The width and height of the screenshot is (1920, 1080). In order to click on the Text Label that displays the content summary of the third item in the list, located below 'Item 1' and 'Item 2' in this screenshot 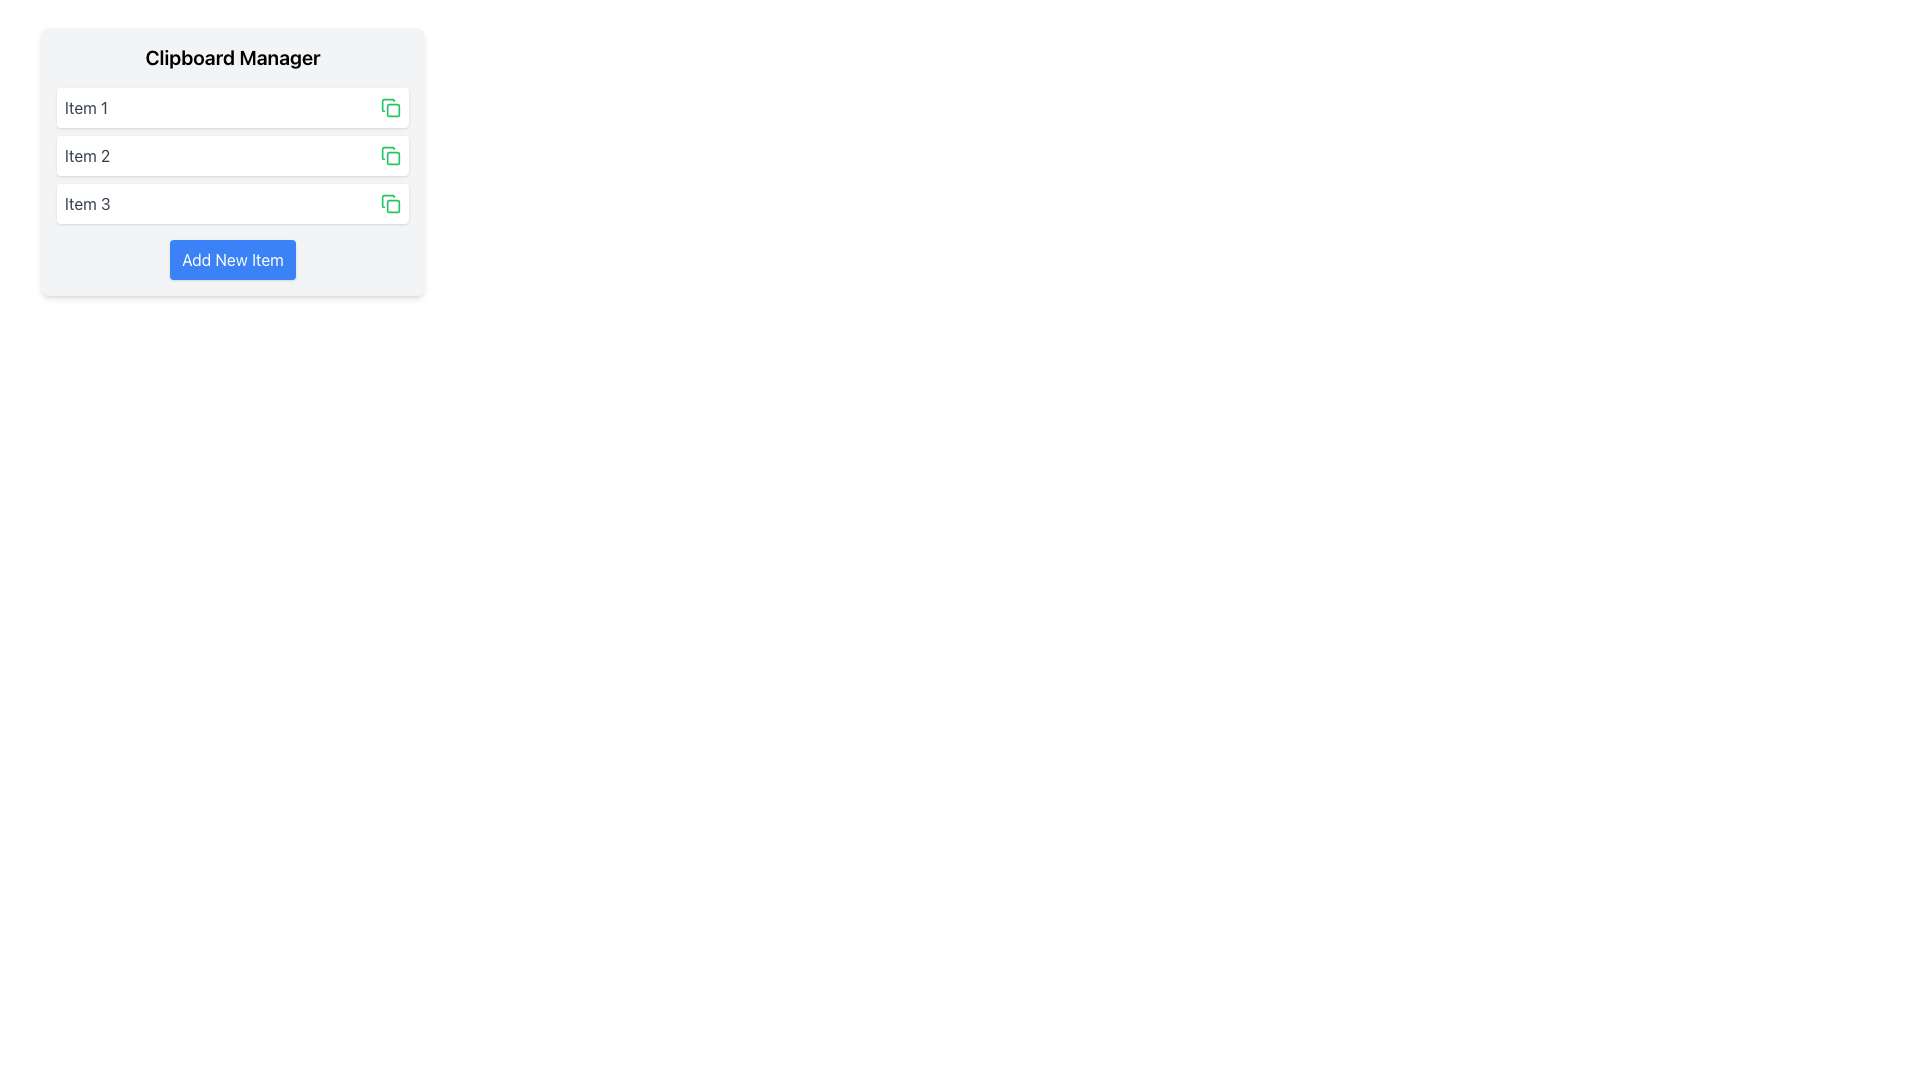, I will do `click(86, 204)`.